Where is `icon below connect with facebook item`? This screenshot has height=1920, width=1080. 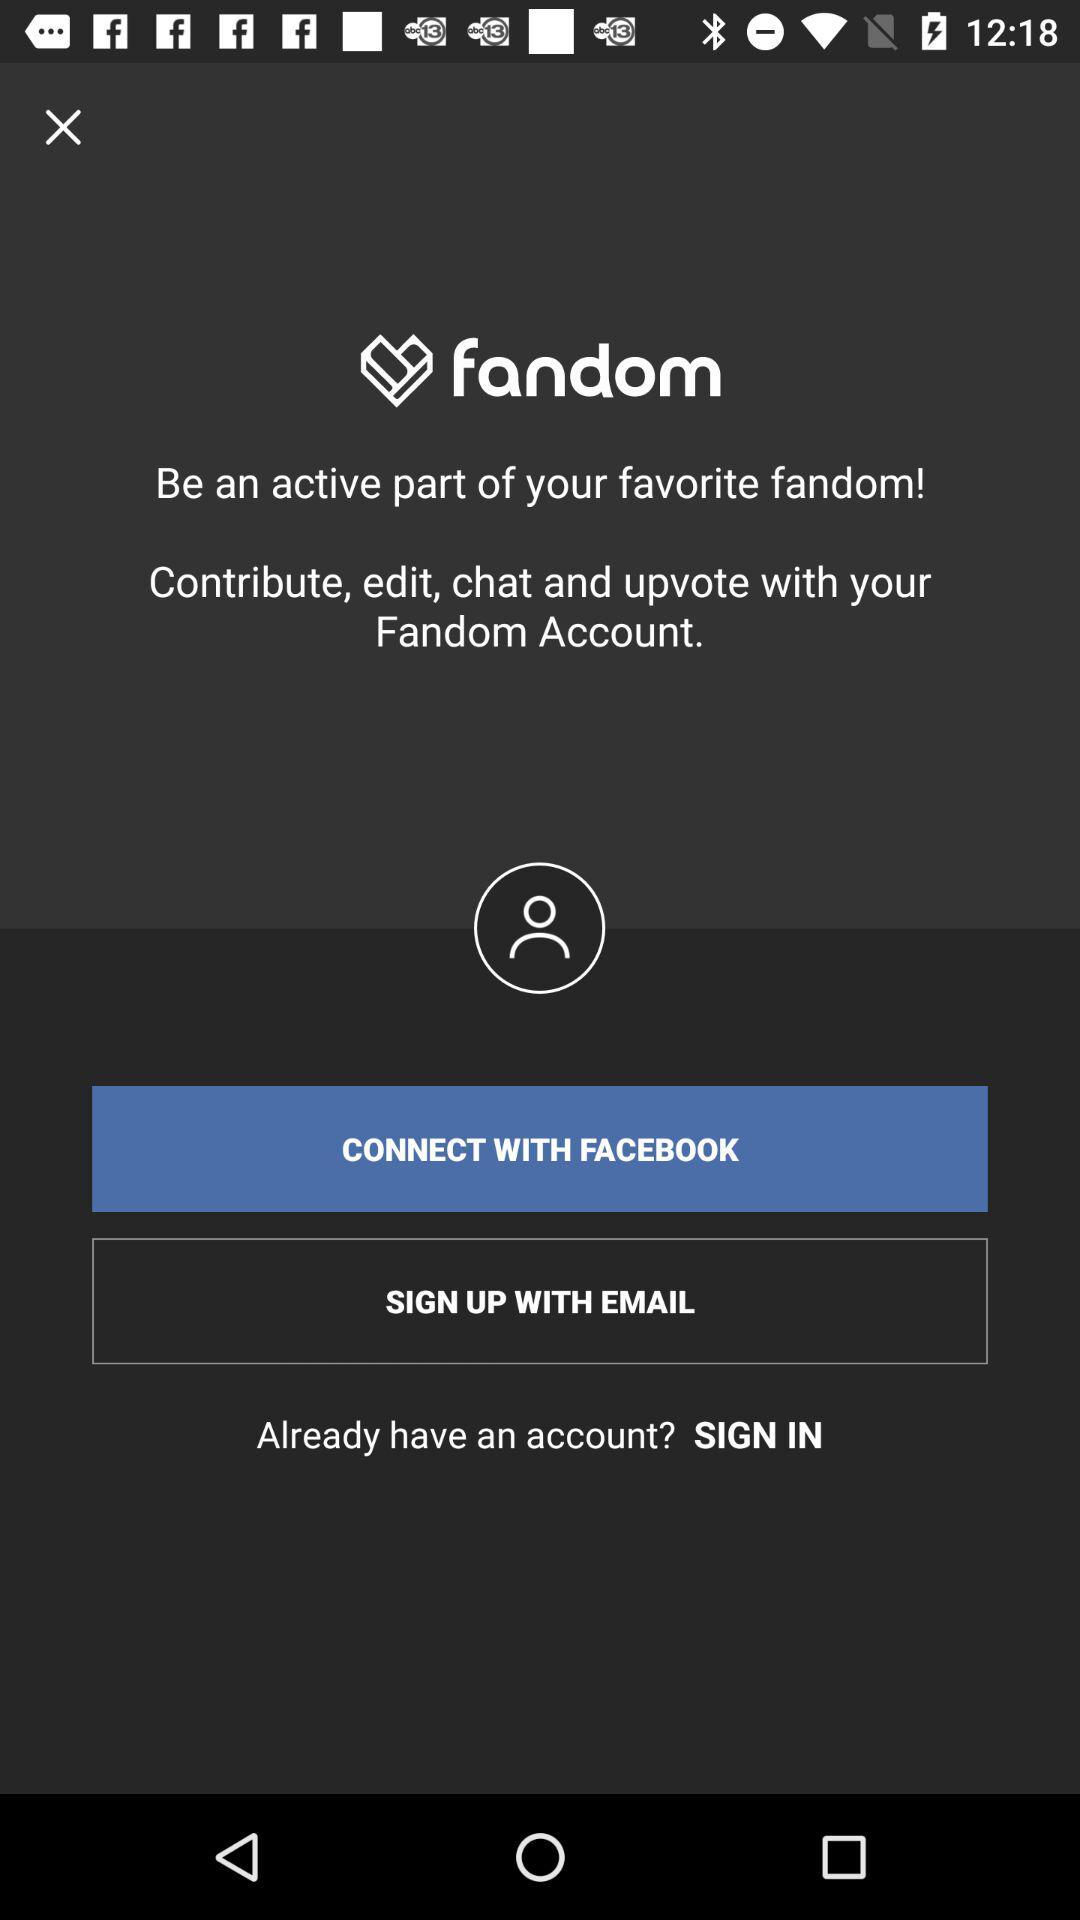
icon below connect with facebook item is located at coordinates (540, 1301).